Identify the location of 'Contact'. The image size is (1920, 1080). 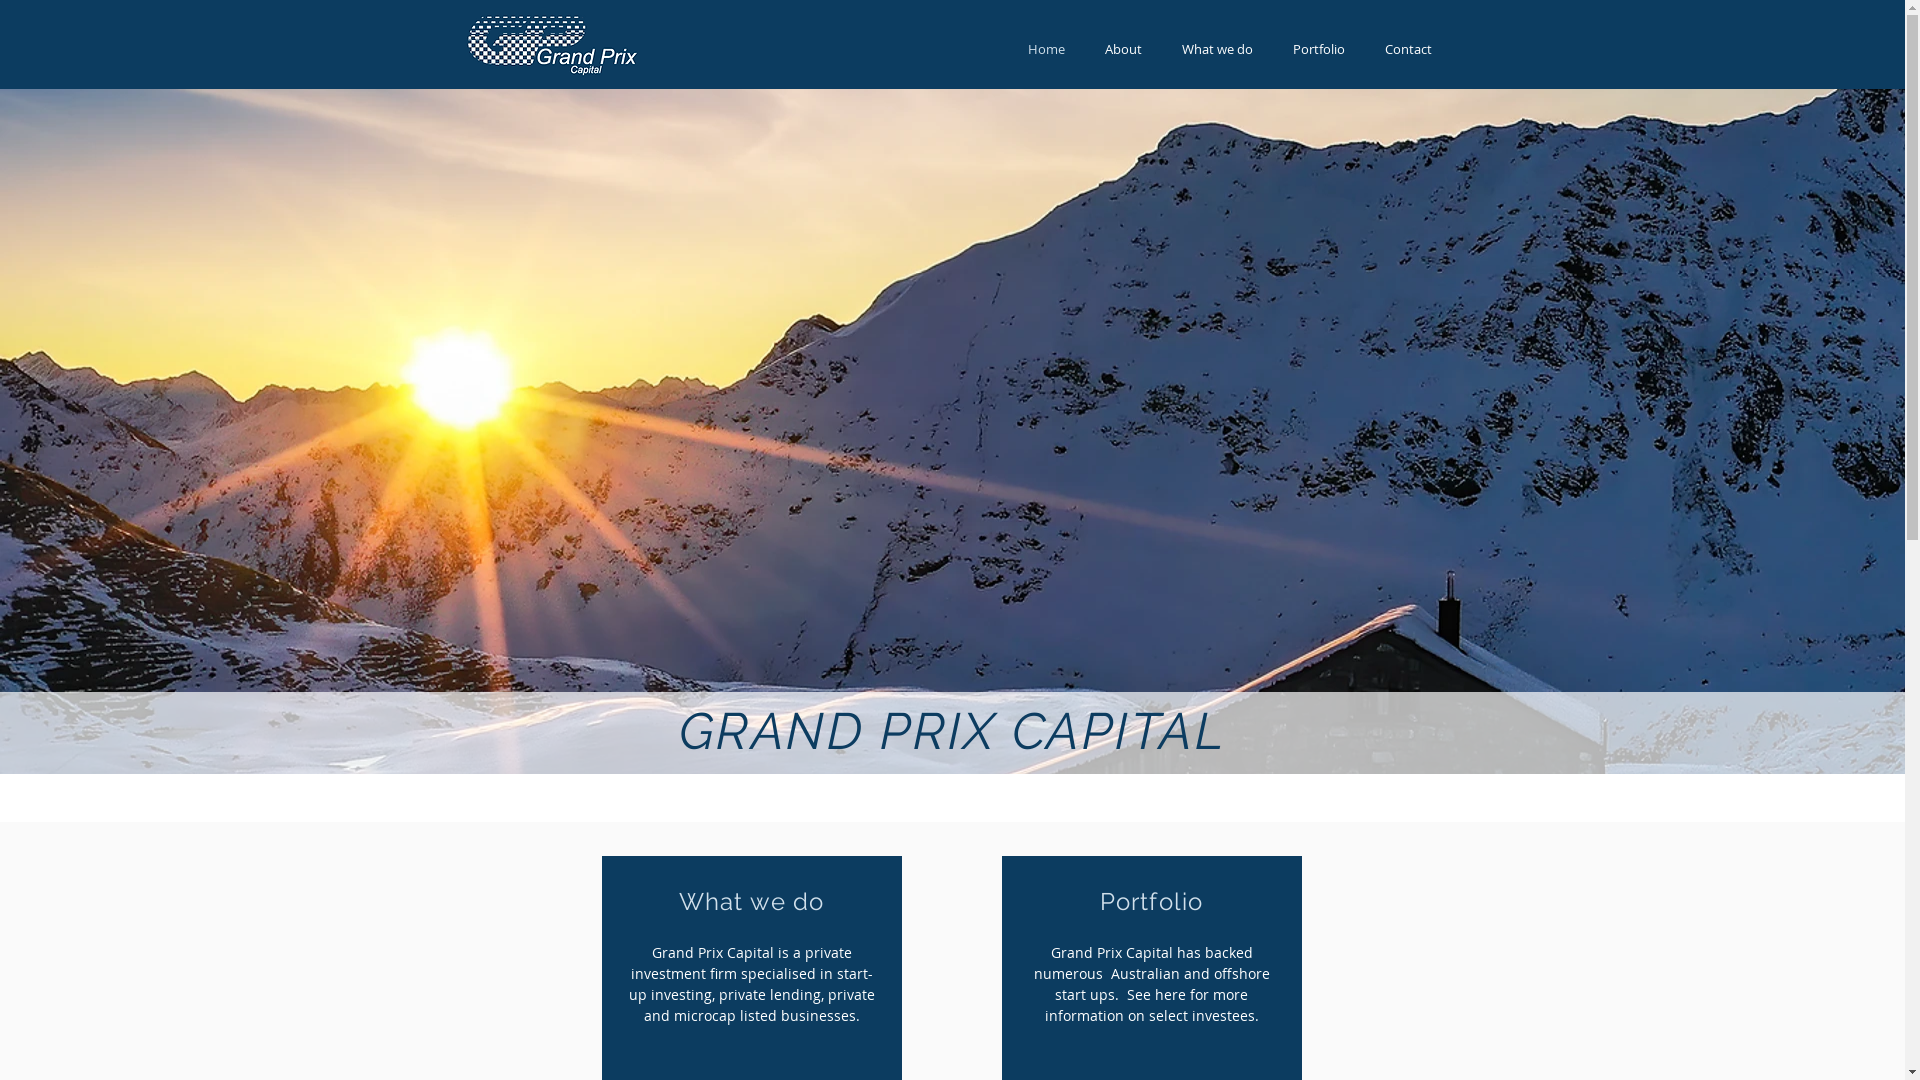
(1406, 48).